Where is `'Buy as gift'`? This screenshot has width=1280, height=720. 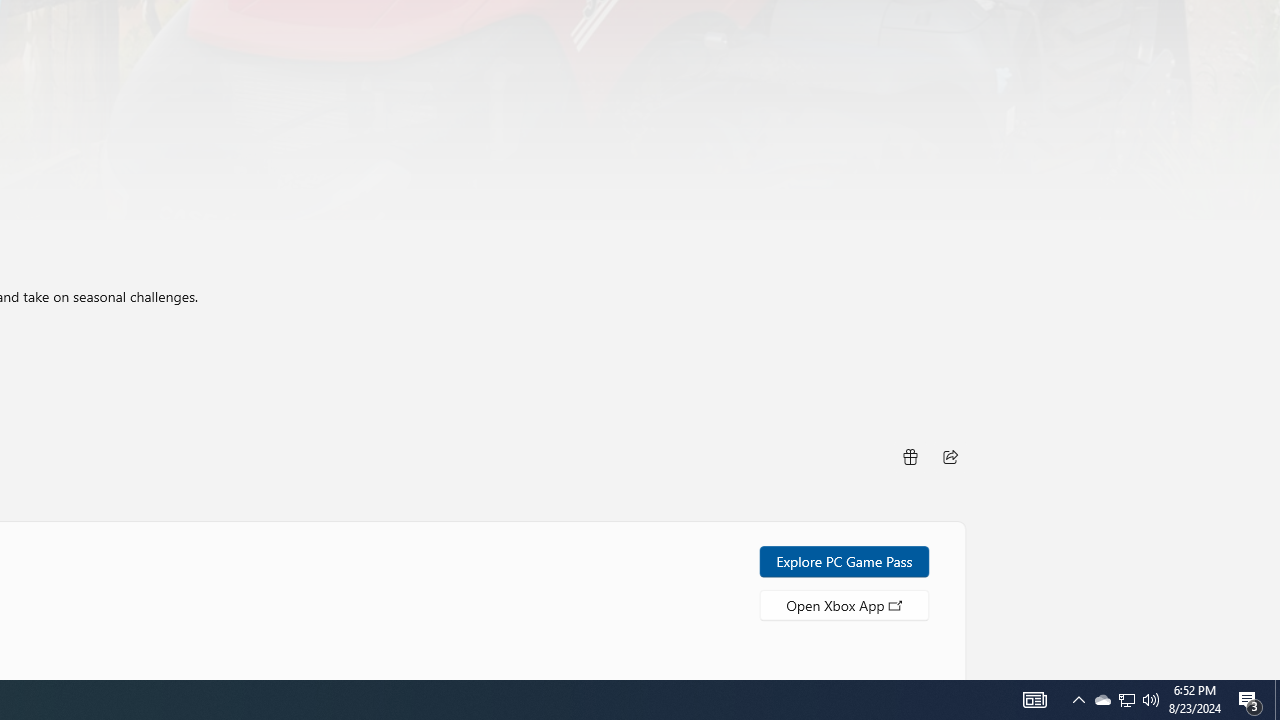 'Buy as gift' is located at coordinates (908, 456).